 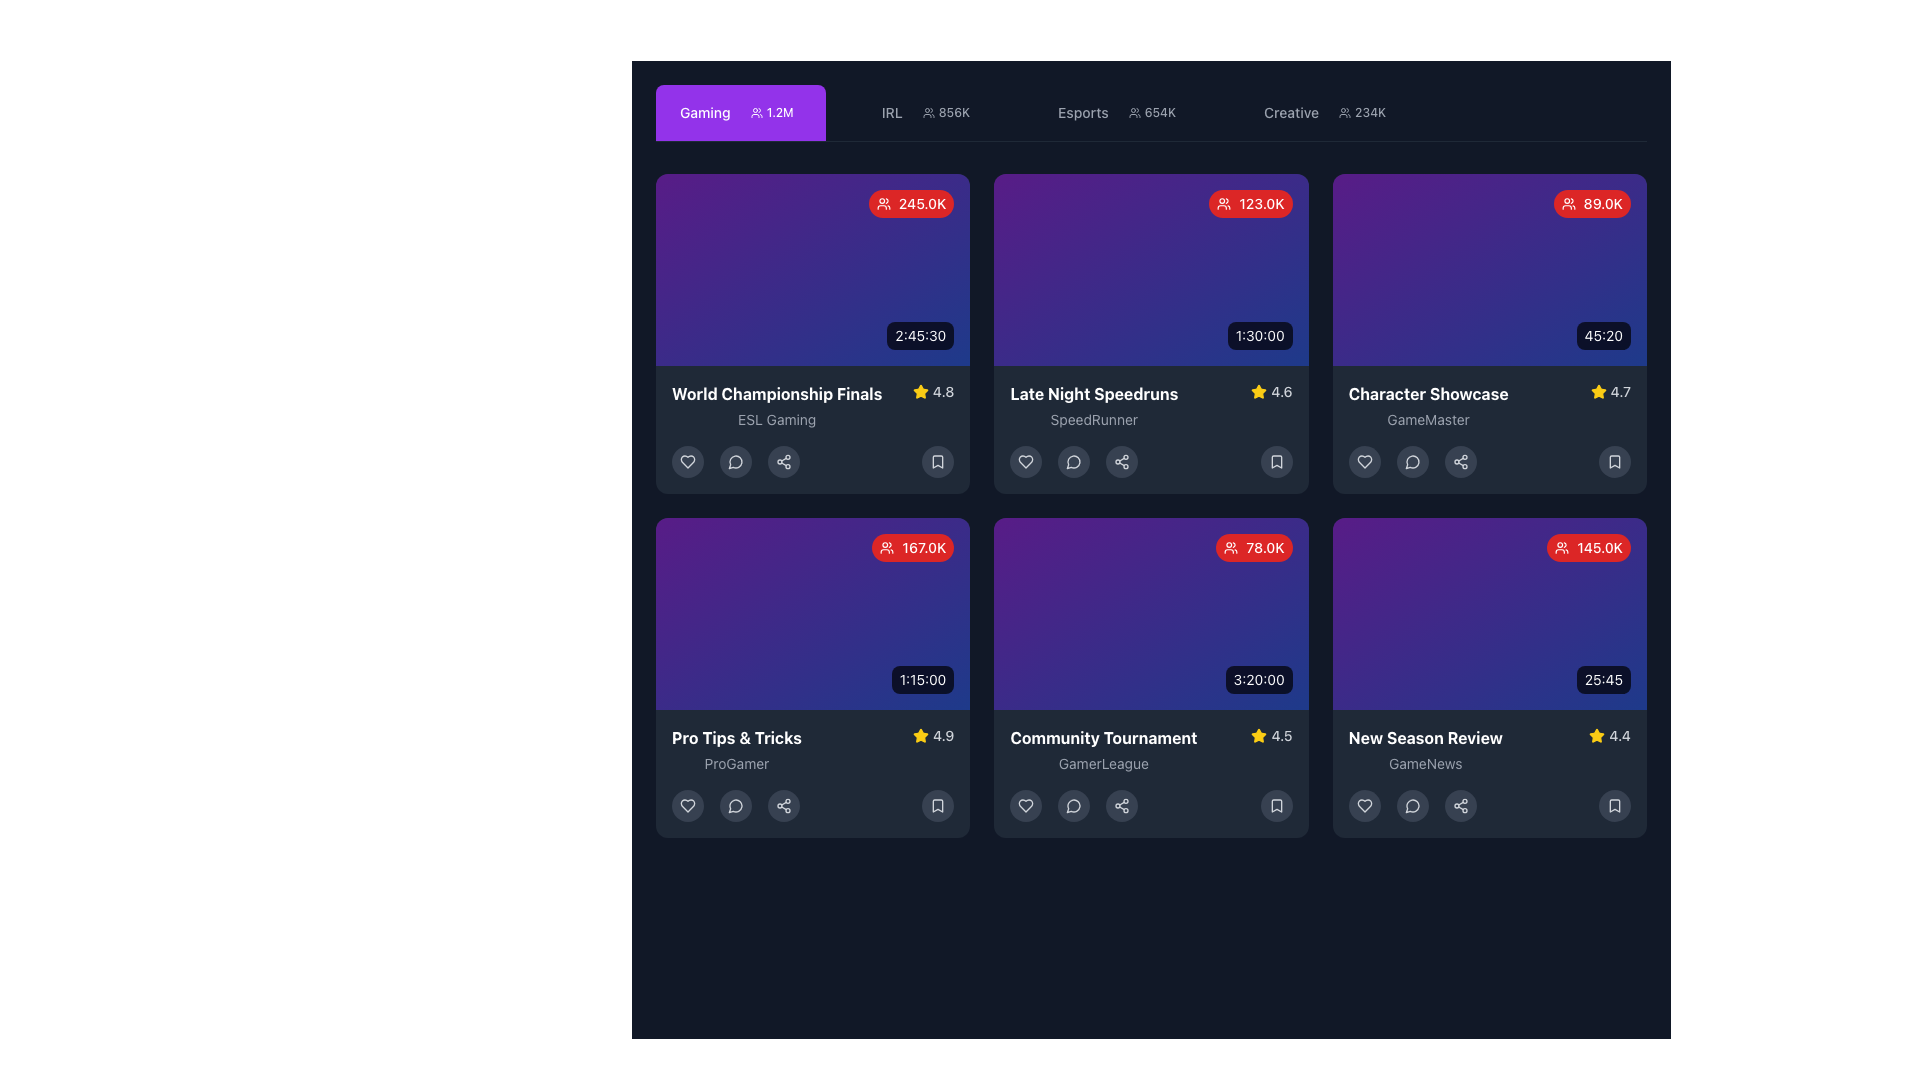 What do you see at coordinates (920, 736) in the screenshot?
I see `the prominent yellow star icon used for rating representation located in the bottom-left area of the interface, adjacent to the numerical rating '4.9'` at bounding box center [920, 736].